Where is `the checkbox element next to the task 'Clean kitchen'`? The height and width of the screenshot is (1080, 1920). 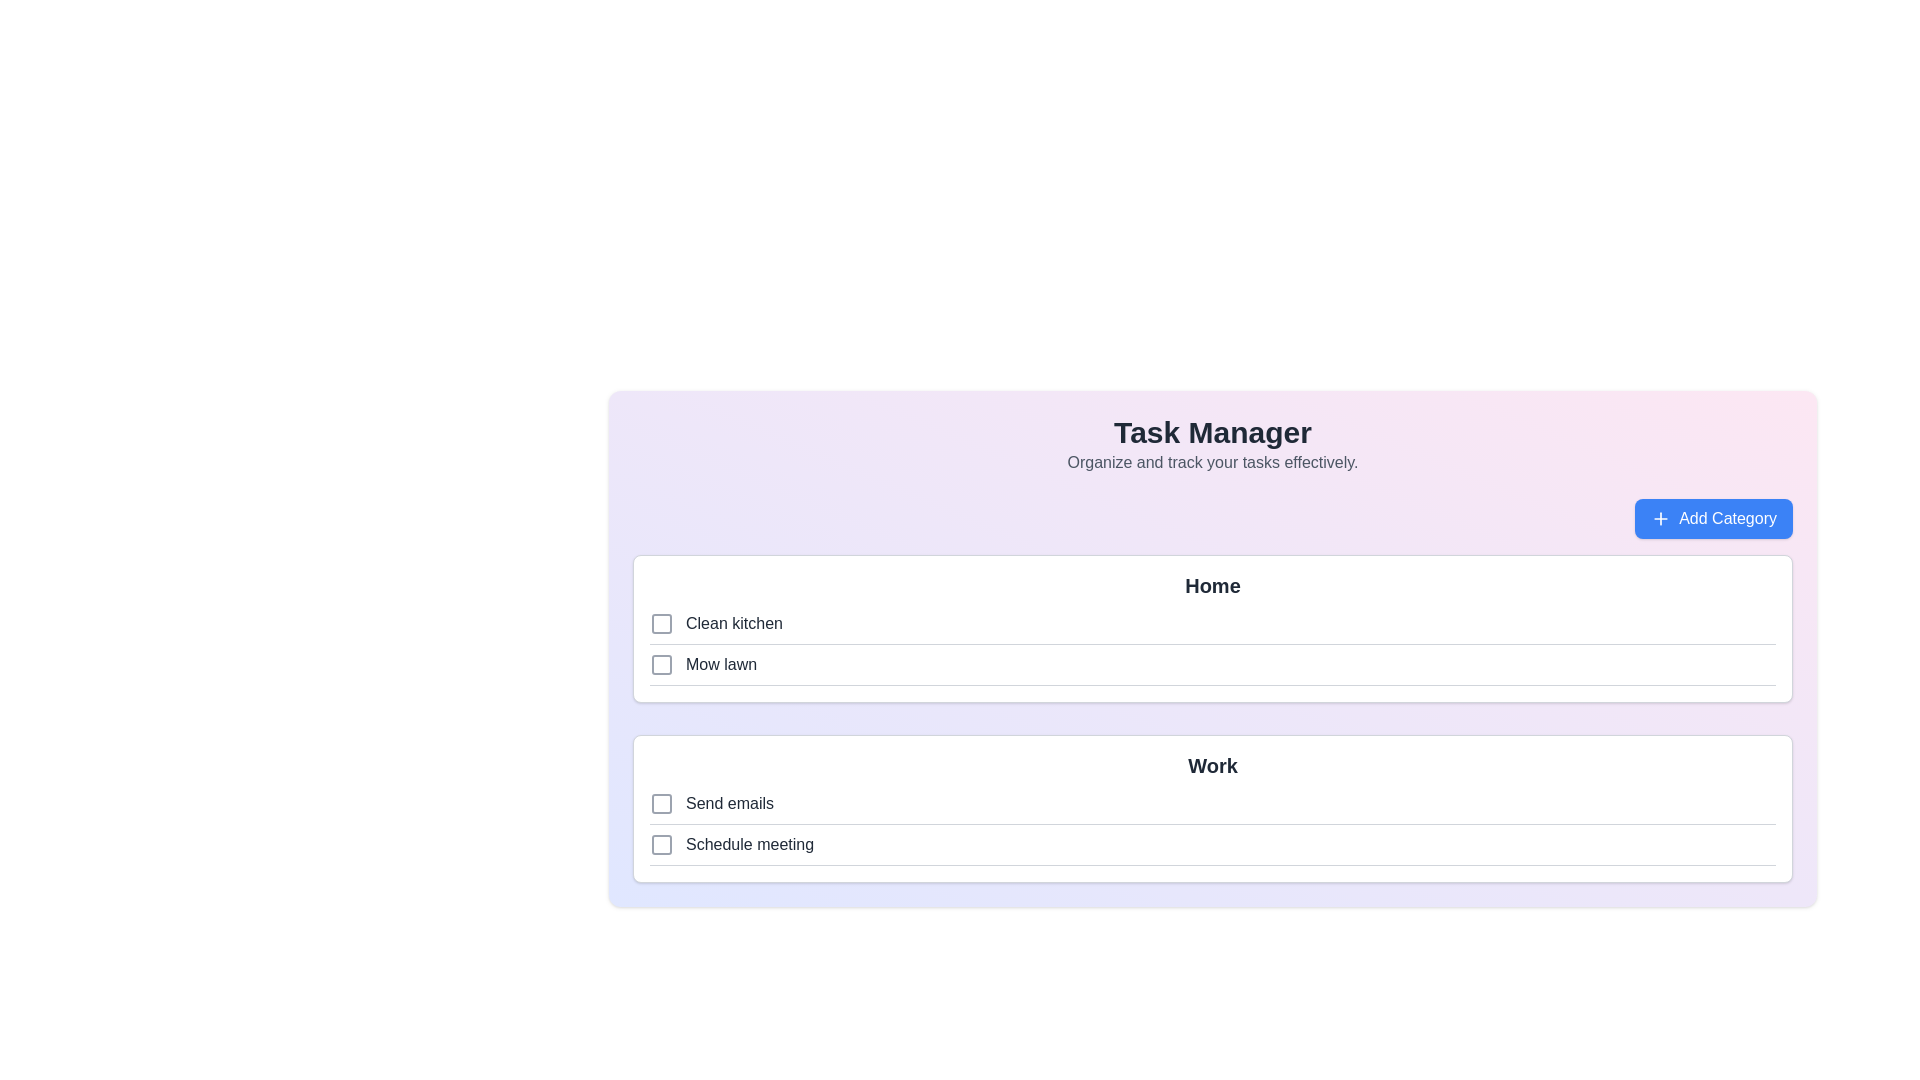
the checkbox element next to the task 'Clean kitchen' is located at coordinates (662, 623).